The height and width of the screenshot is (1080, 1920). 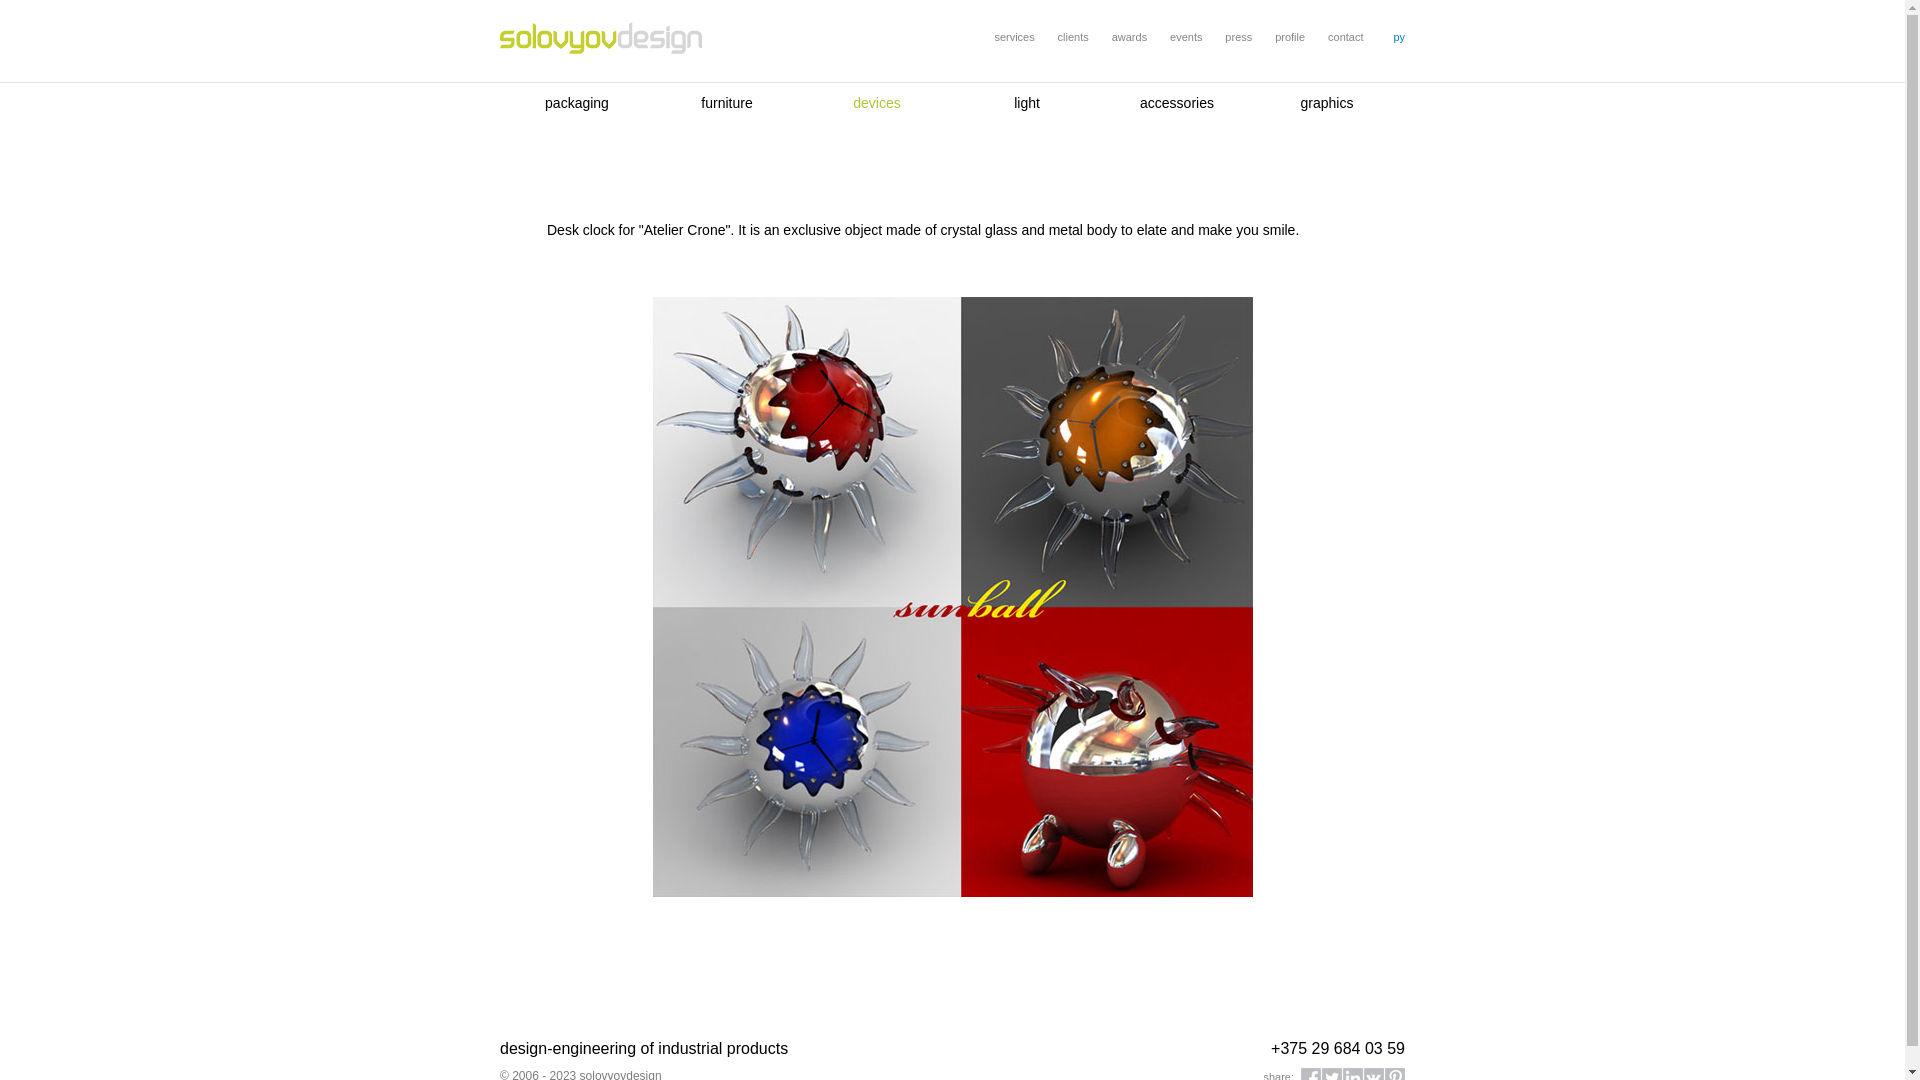 I want to click on 'clients', so click(x=1056, y=37).